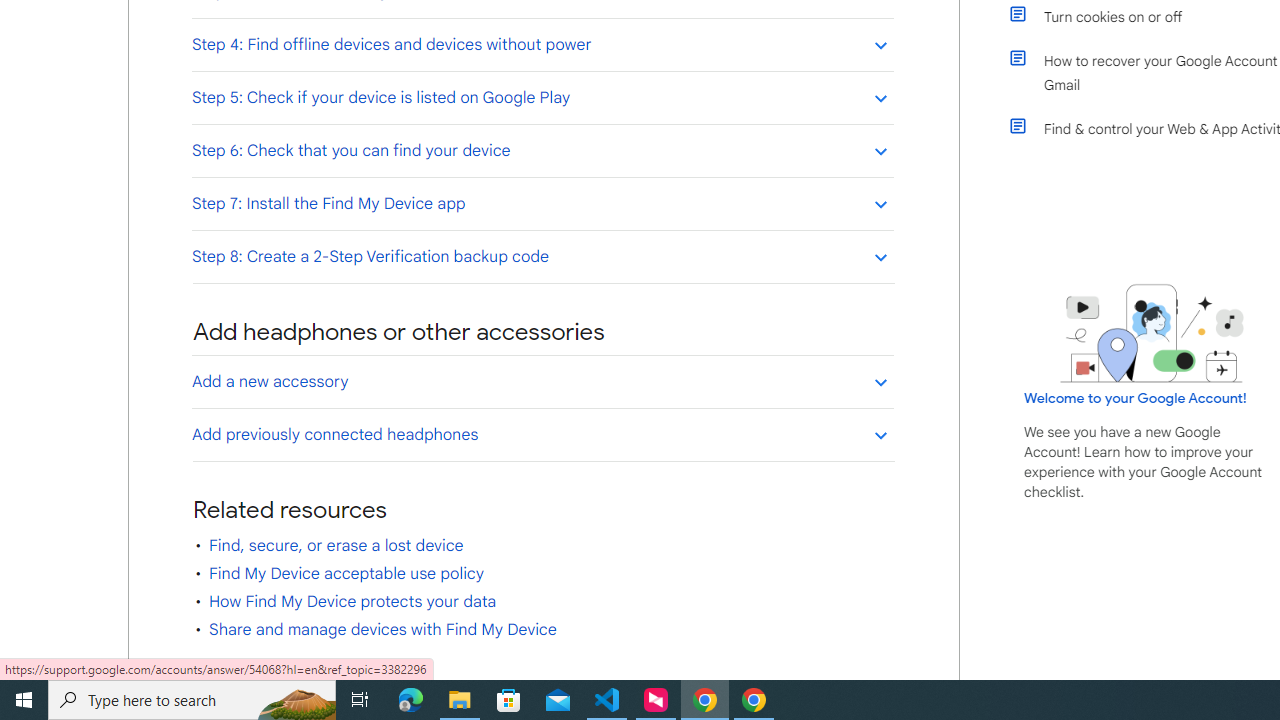 The height and width of the screenshot is (720, 1280). I want to click on 'Step 4: Find offline devices and devices without power', so click(542, 44).